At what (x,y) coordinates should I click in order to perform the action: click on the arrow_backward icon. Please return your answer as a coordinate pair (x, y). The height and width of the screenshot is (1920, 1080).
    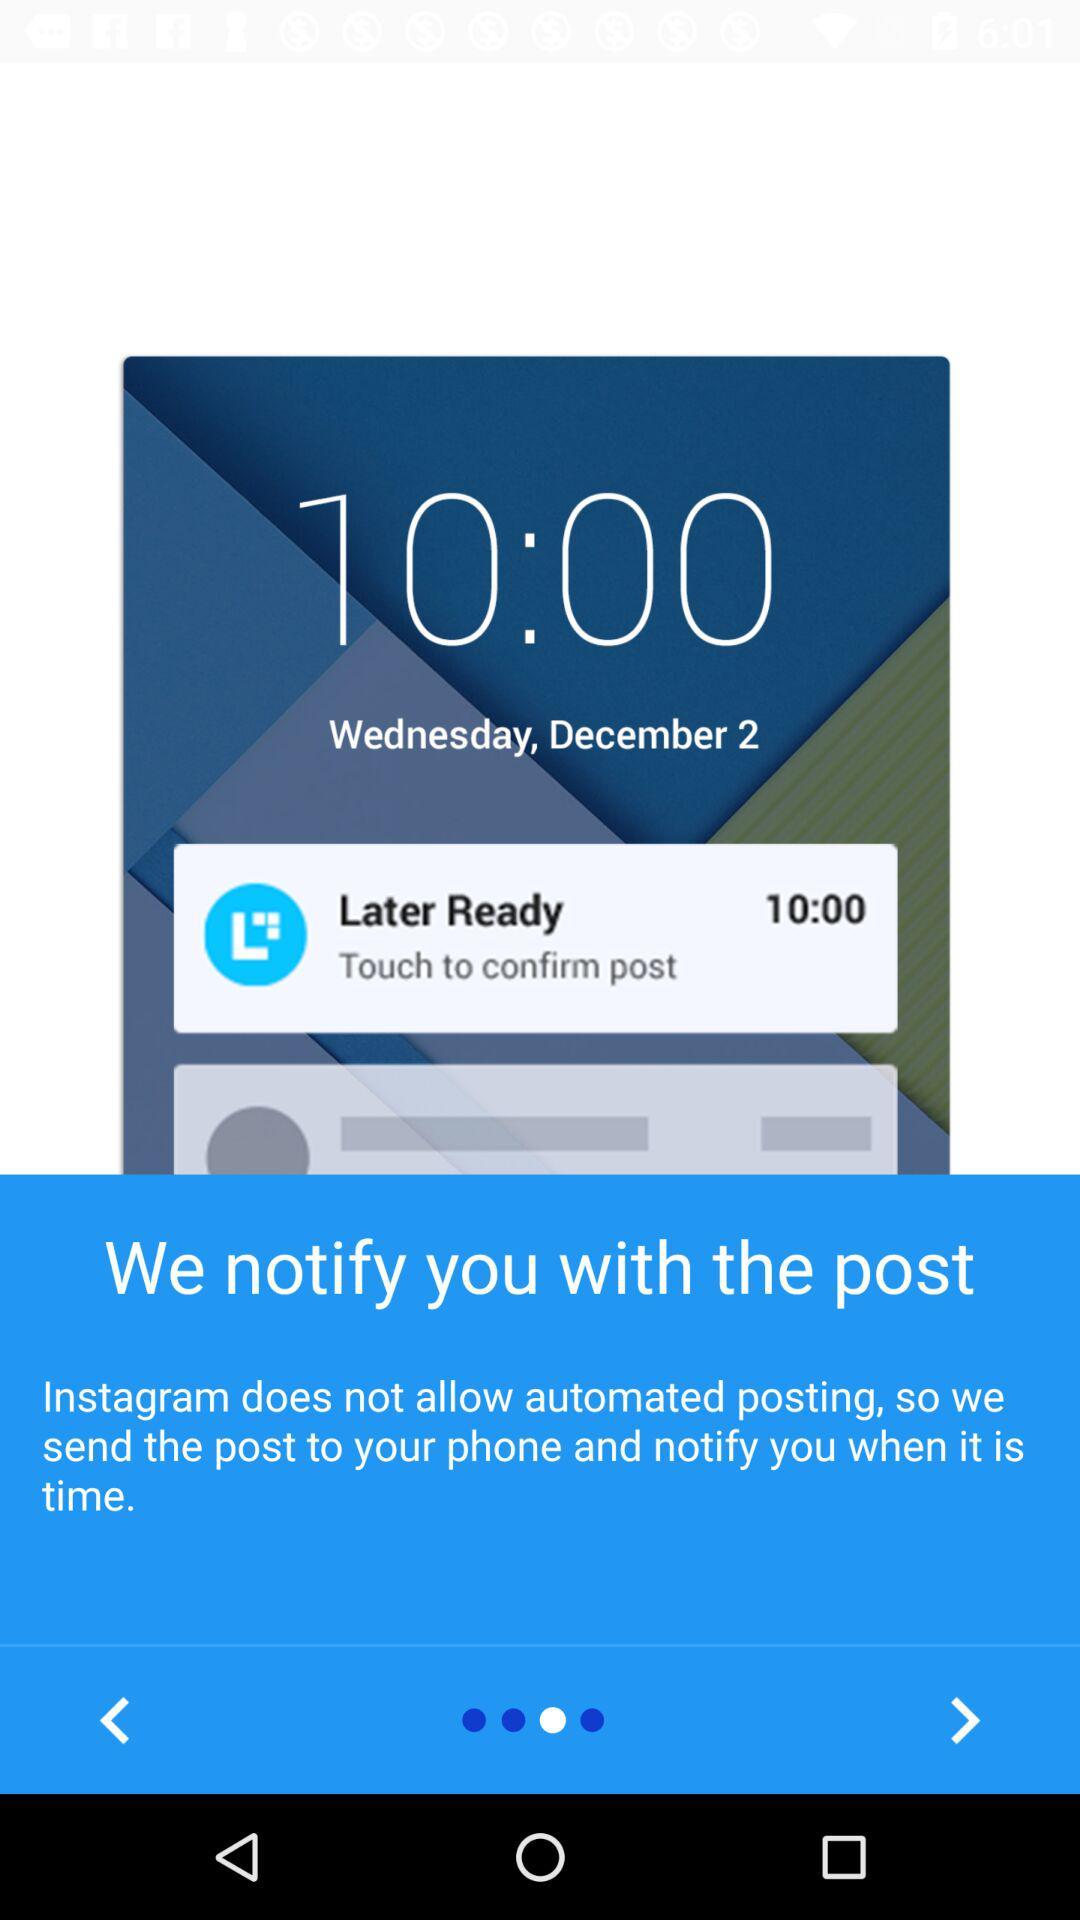
    Looking at the image, I should click on (115, 1719).